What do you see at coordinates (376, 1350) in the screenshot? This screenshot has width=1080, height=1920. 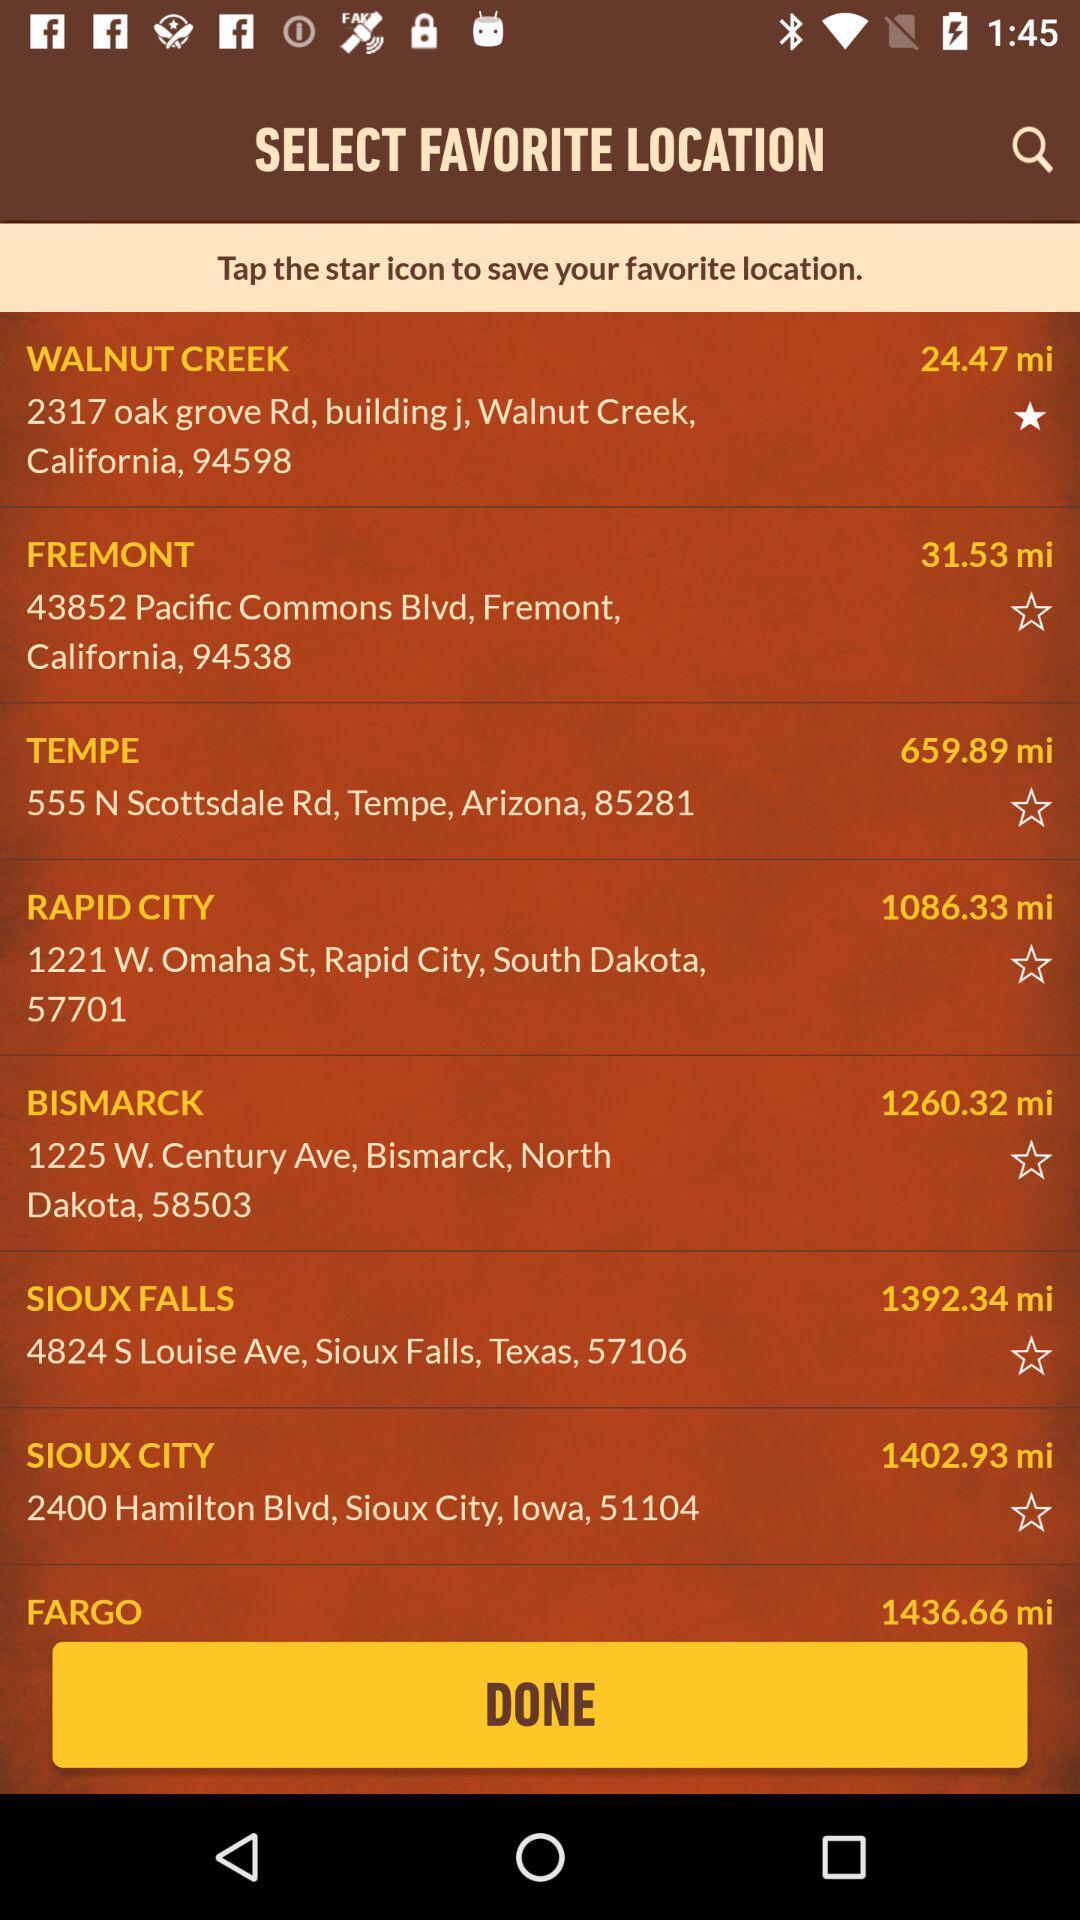 I see `the icon below the sioux falls icon` at bounding box center [376, 1350].